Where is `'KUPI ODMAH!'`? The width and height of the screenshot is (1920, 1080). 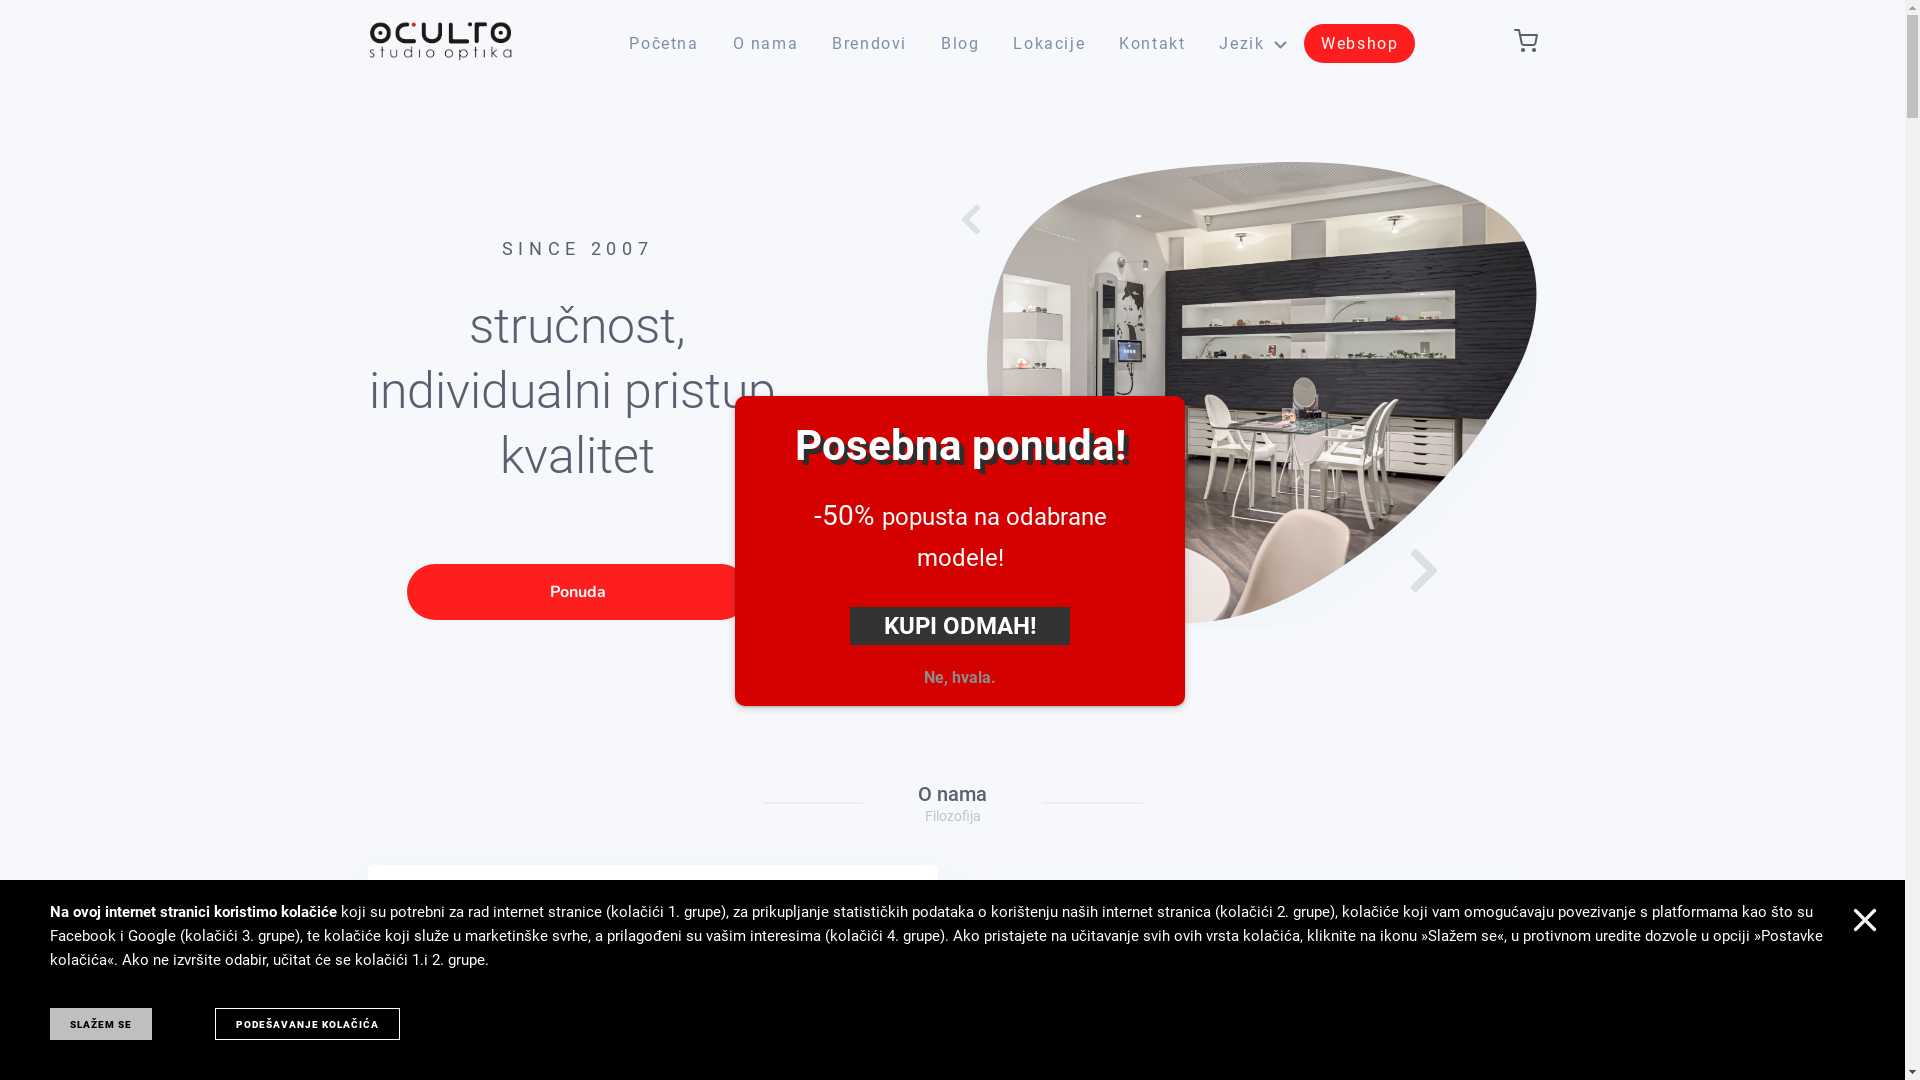
'KUPI ODMAH!' is located at coordinates (849, 624).